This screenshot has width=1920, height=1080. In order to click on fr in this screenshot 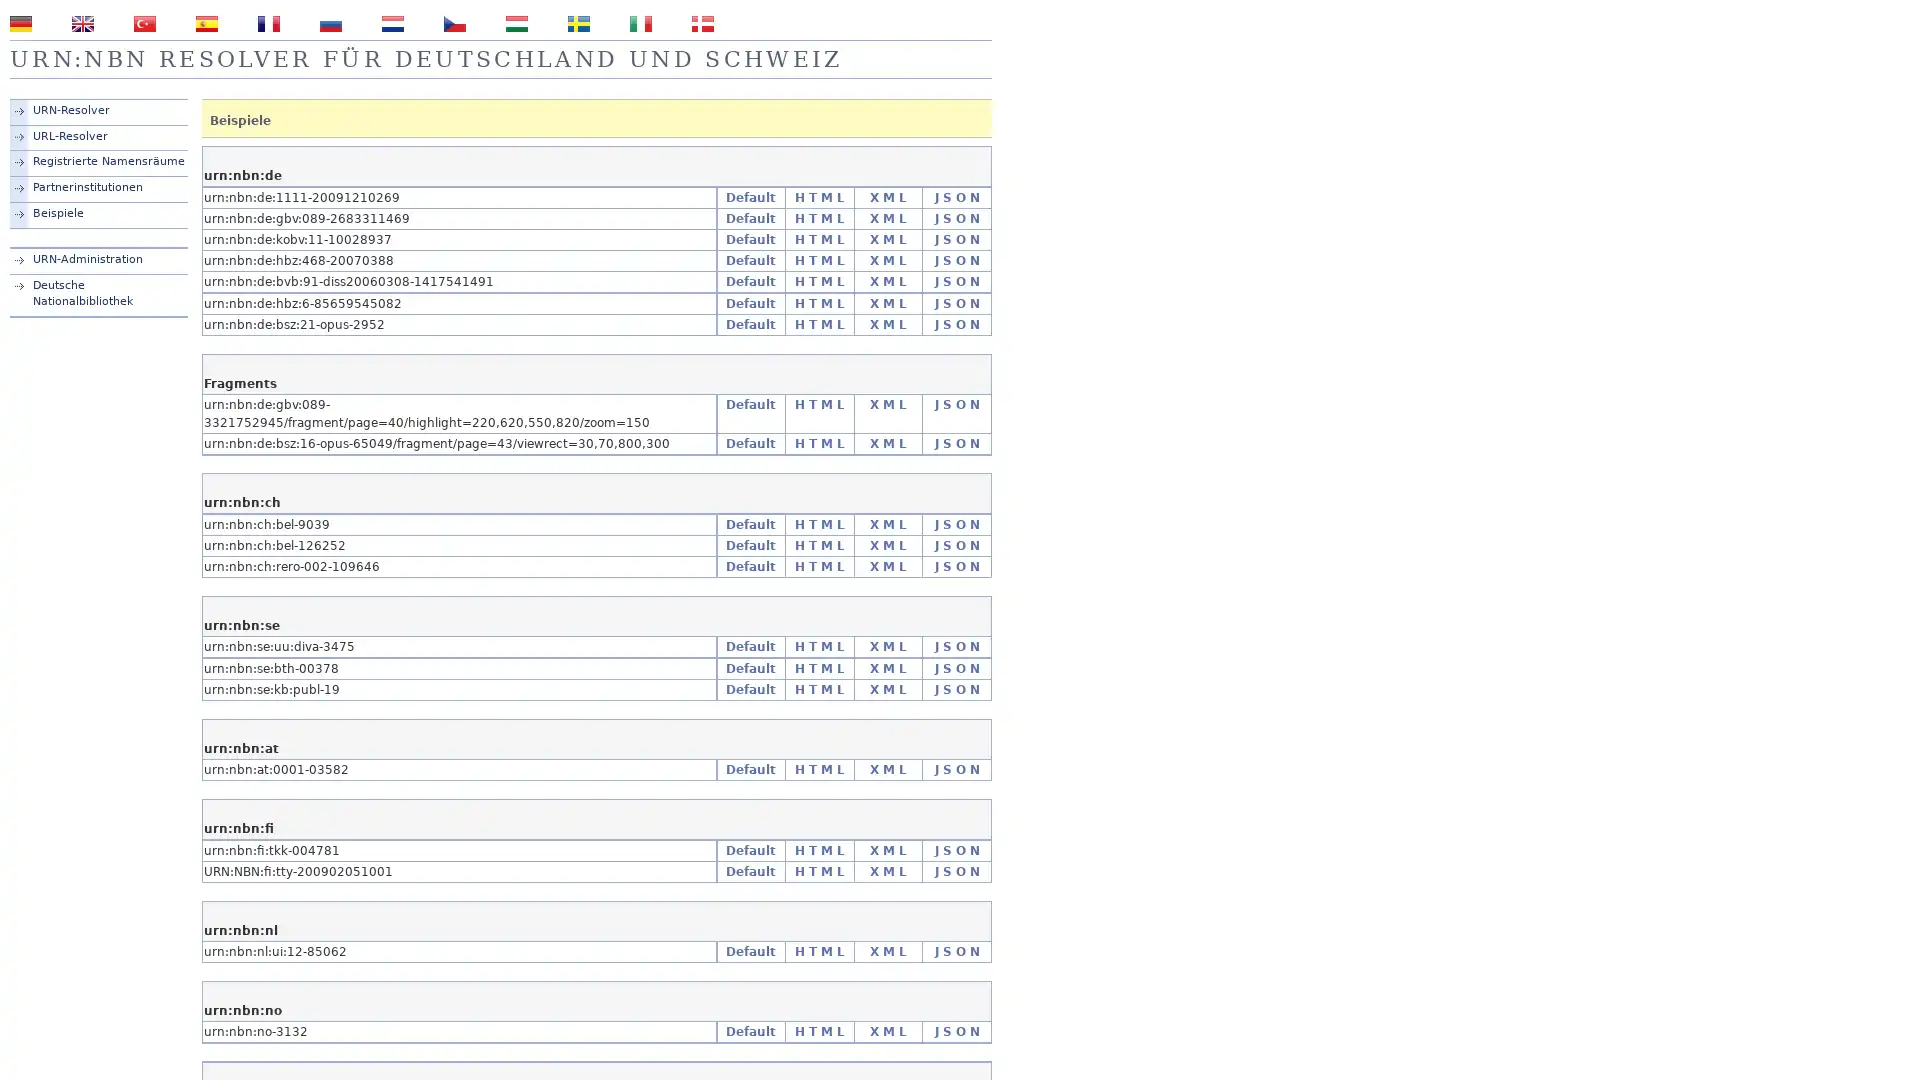, I will do `click(267, 23)`.